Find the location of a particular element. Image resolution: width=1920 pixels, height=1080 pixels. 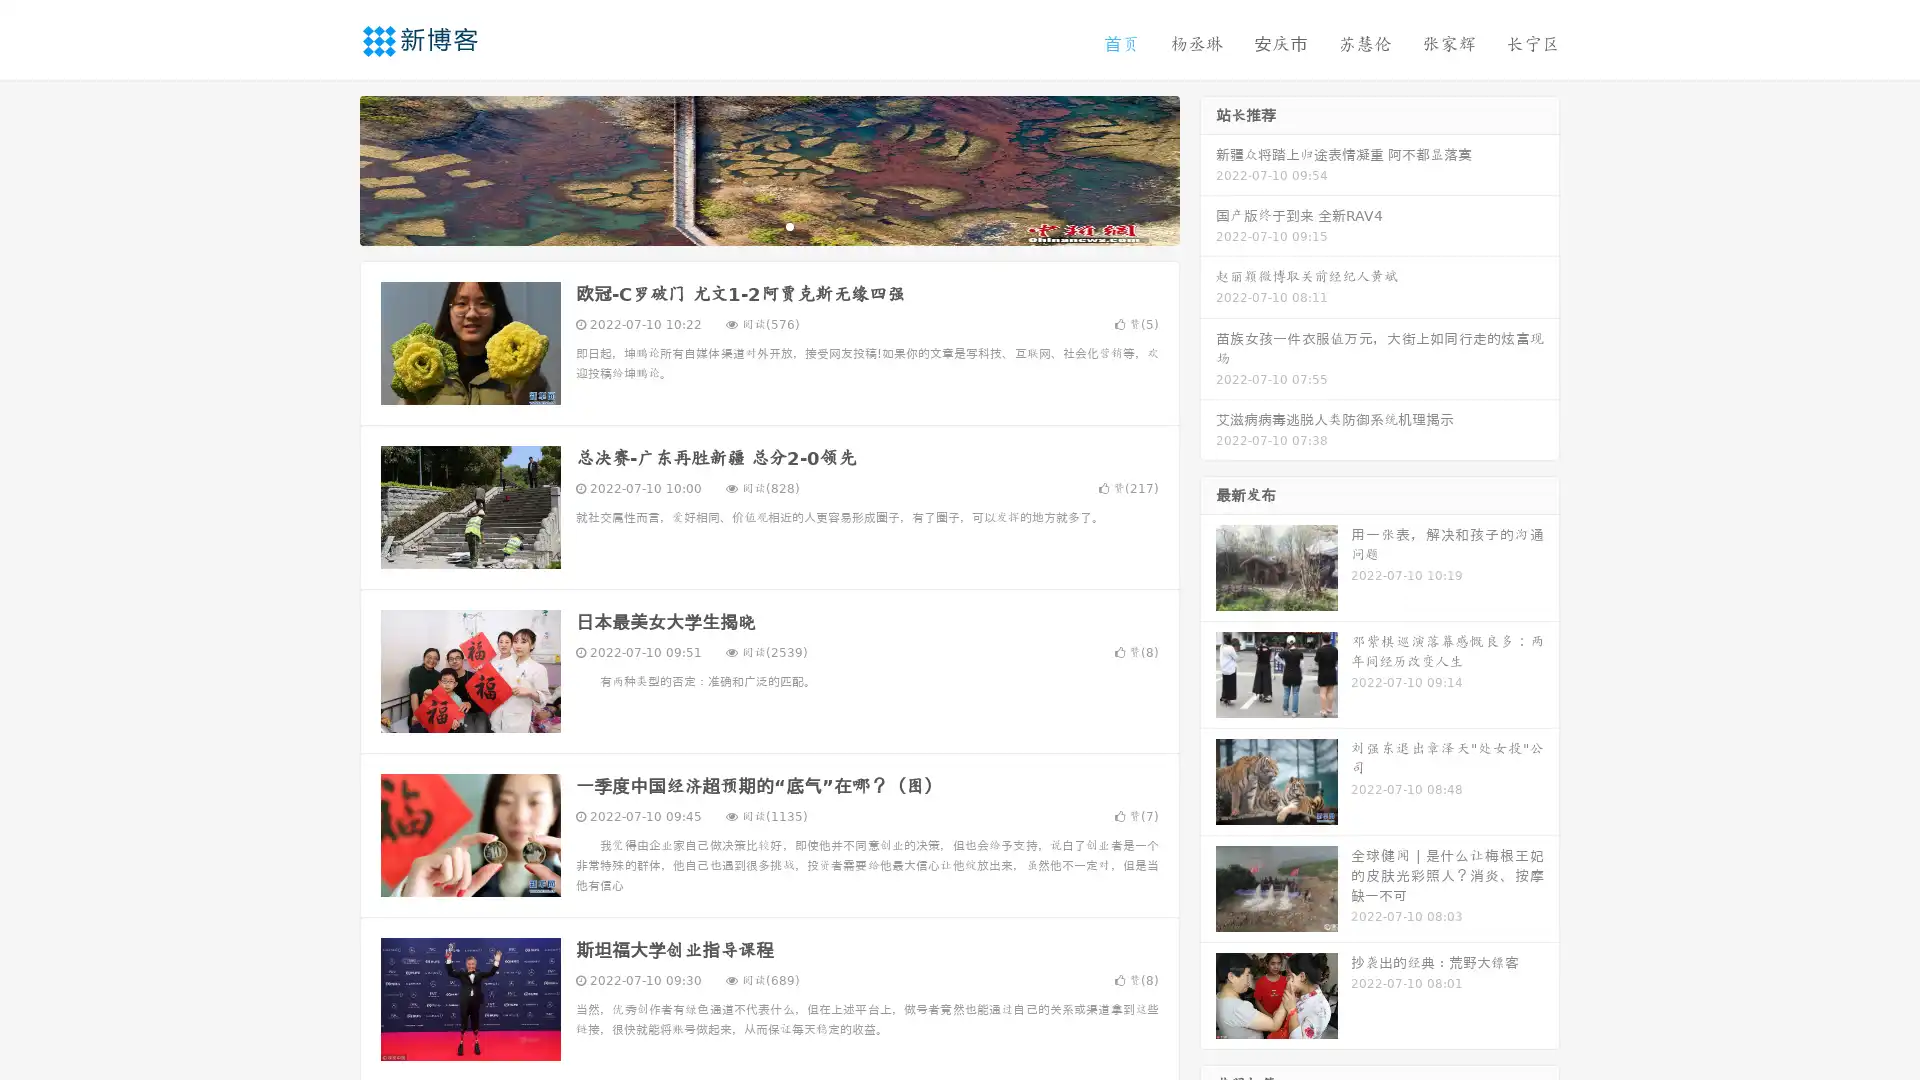

Go to slide 1 is located at coordinates (748, 225).